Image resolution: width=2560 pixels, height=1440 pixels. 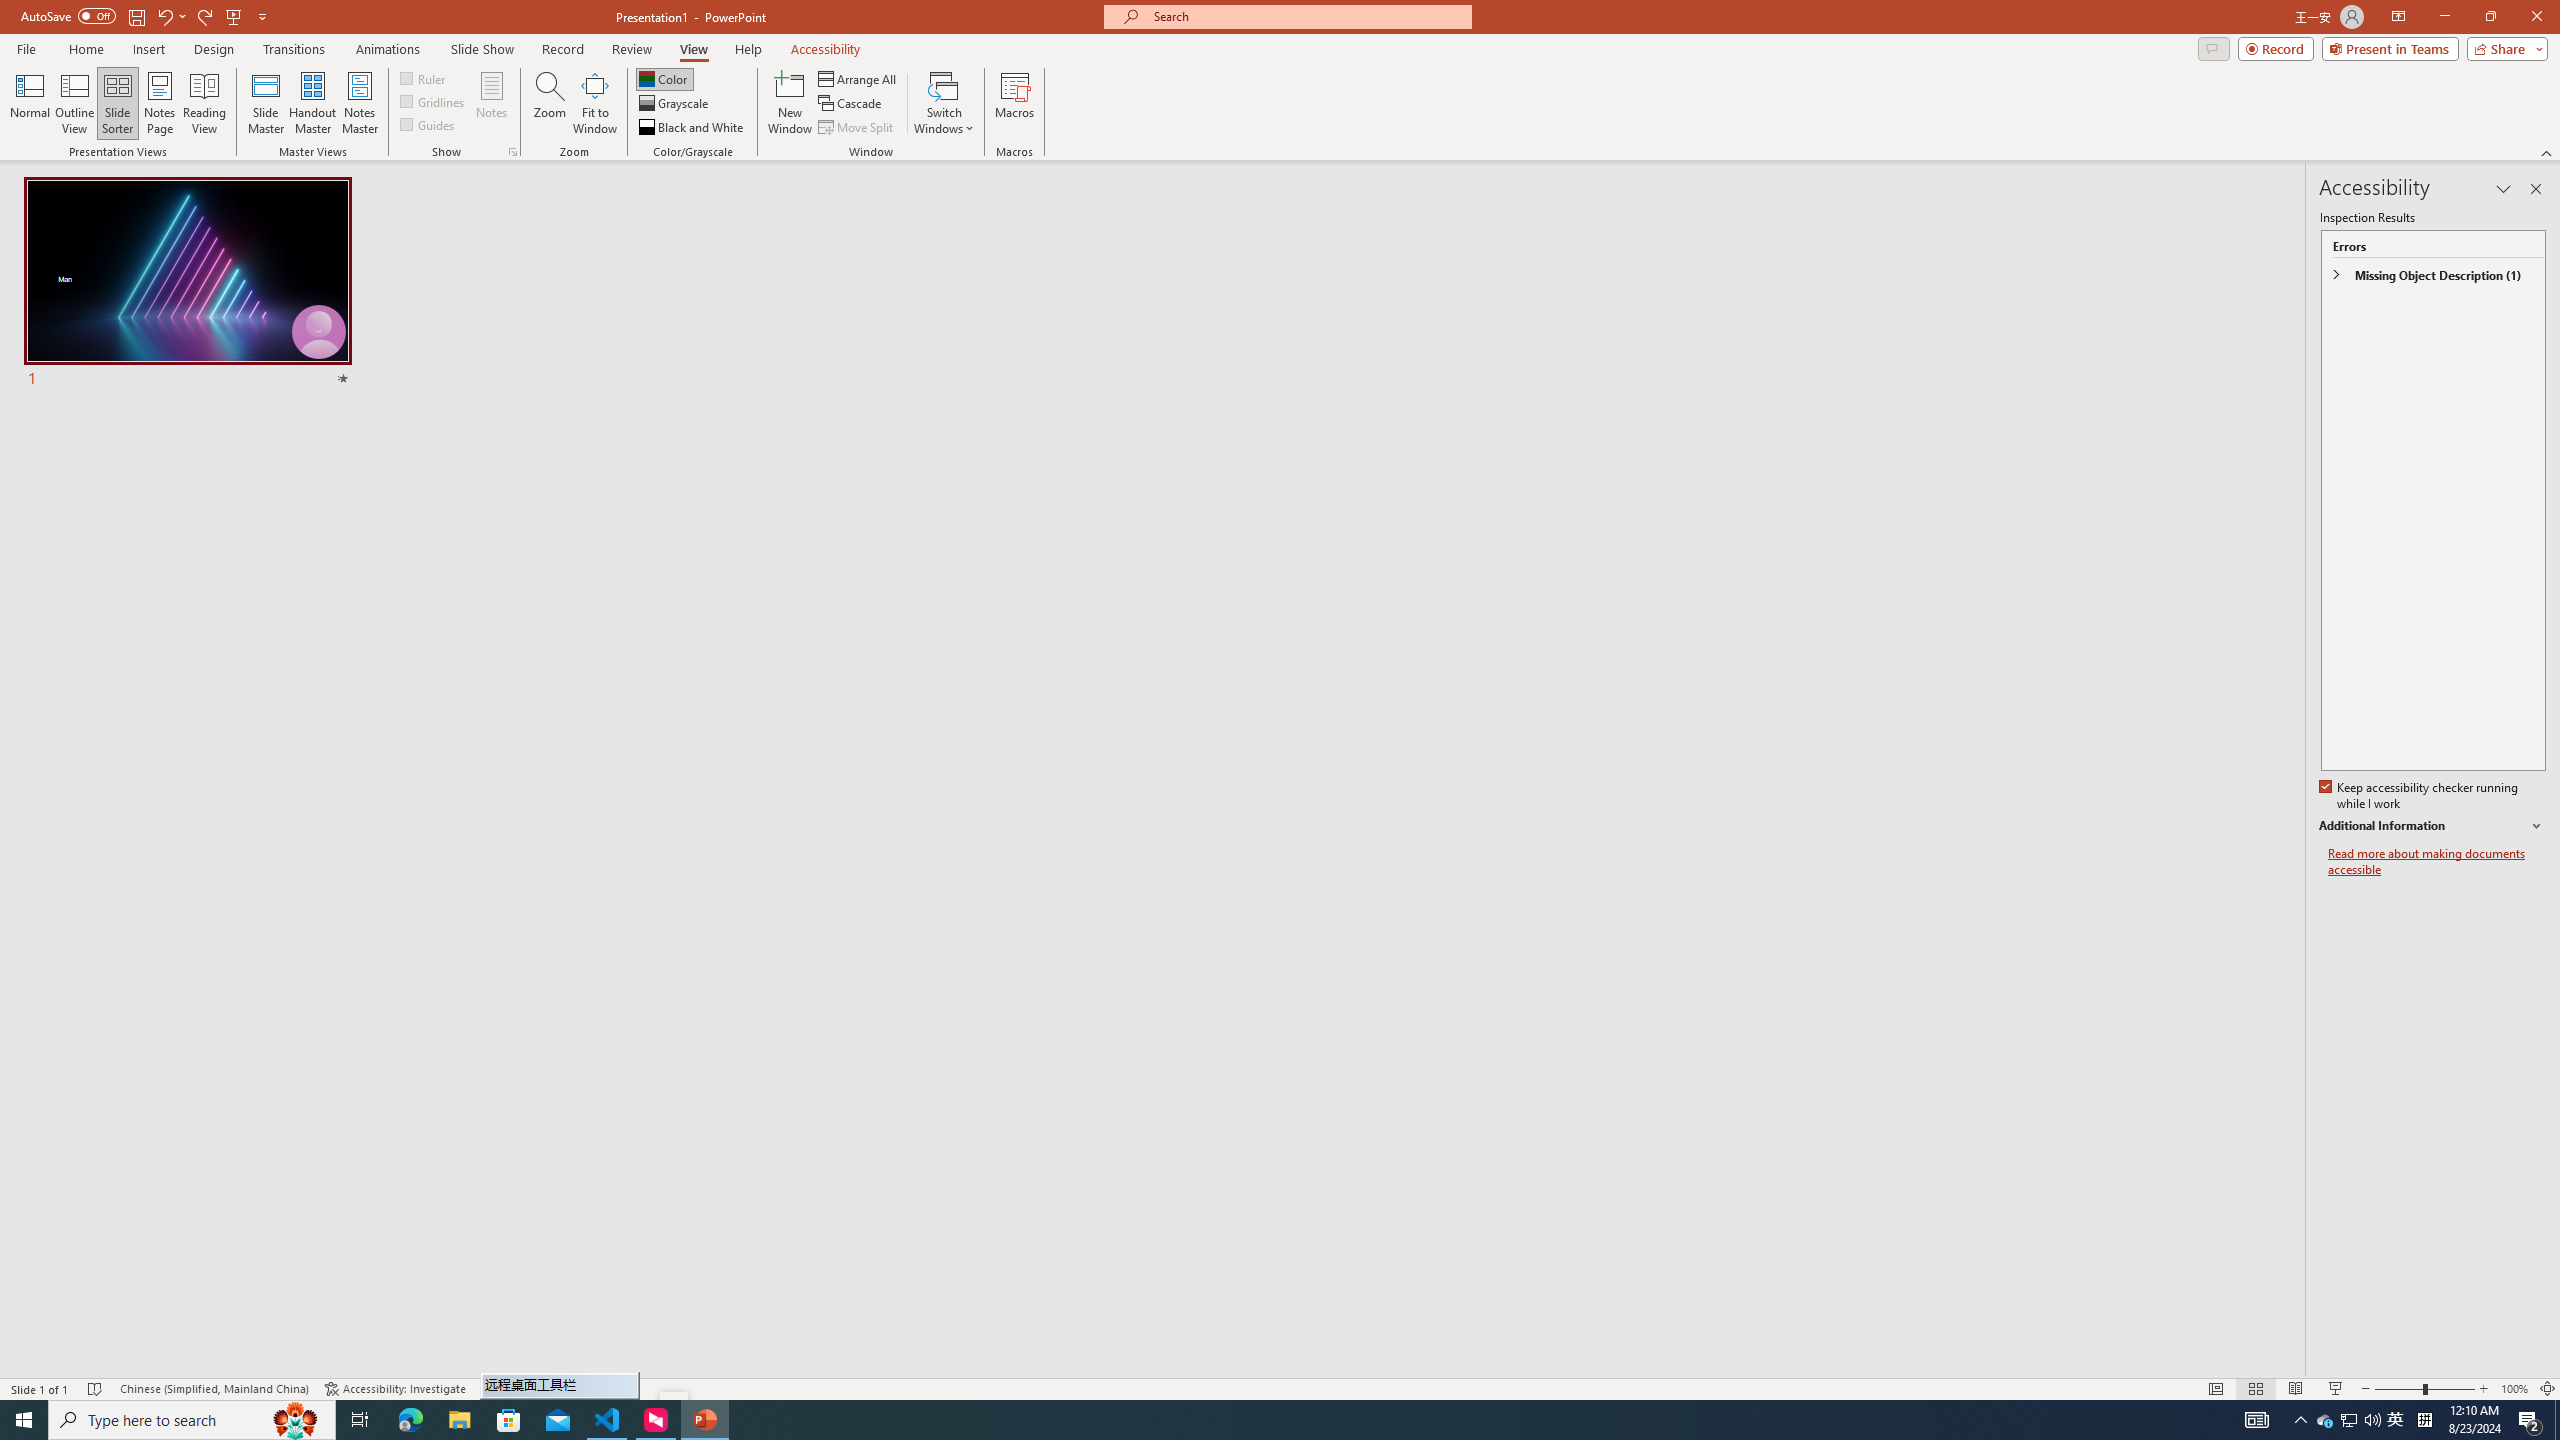 What do you see at coordinates (550, 103) in the screenshot?
I see `'Zoom...'` at bounding box center [550, 103].